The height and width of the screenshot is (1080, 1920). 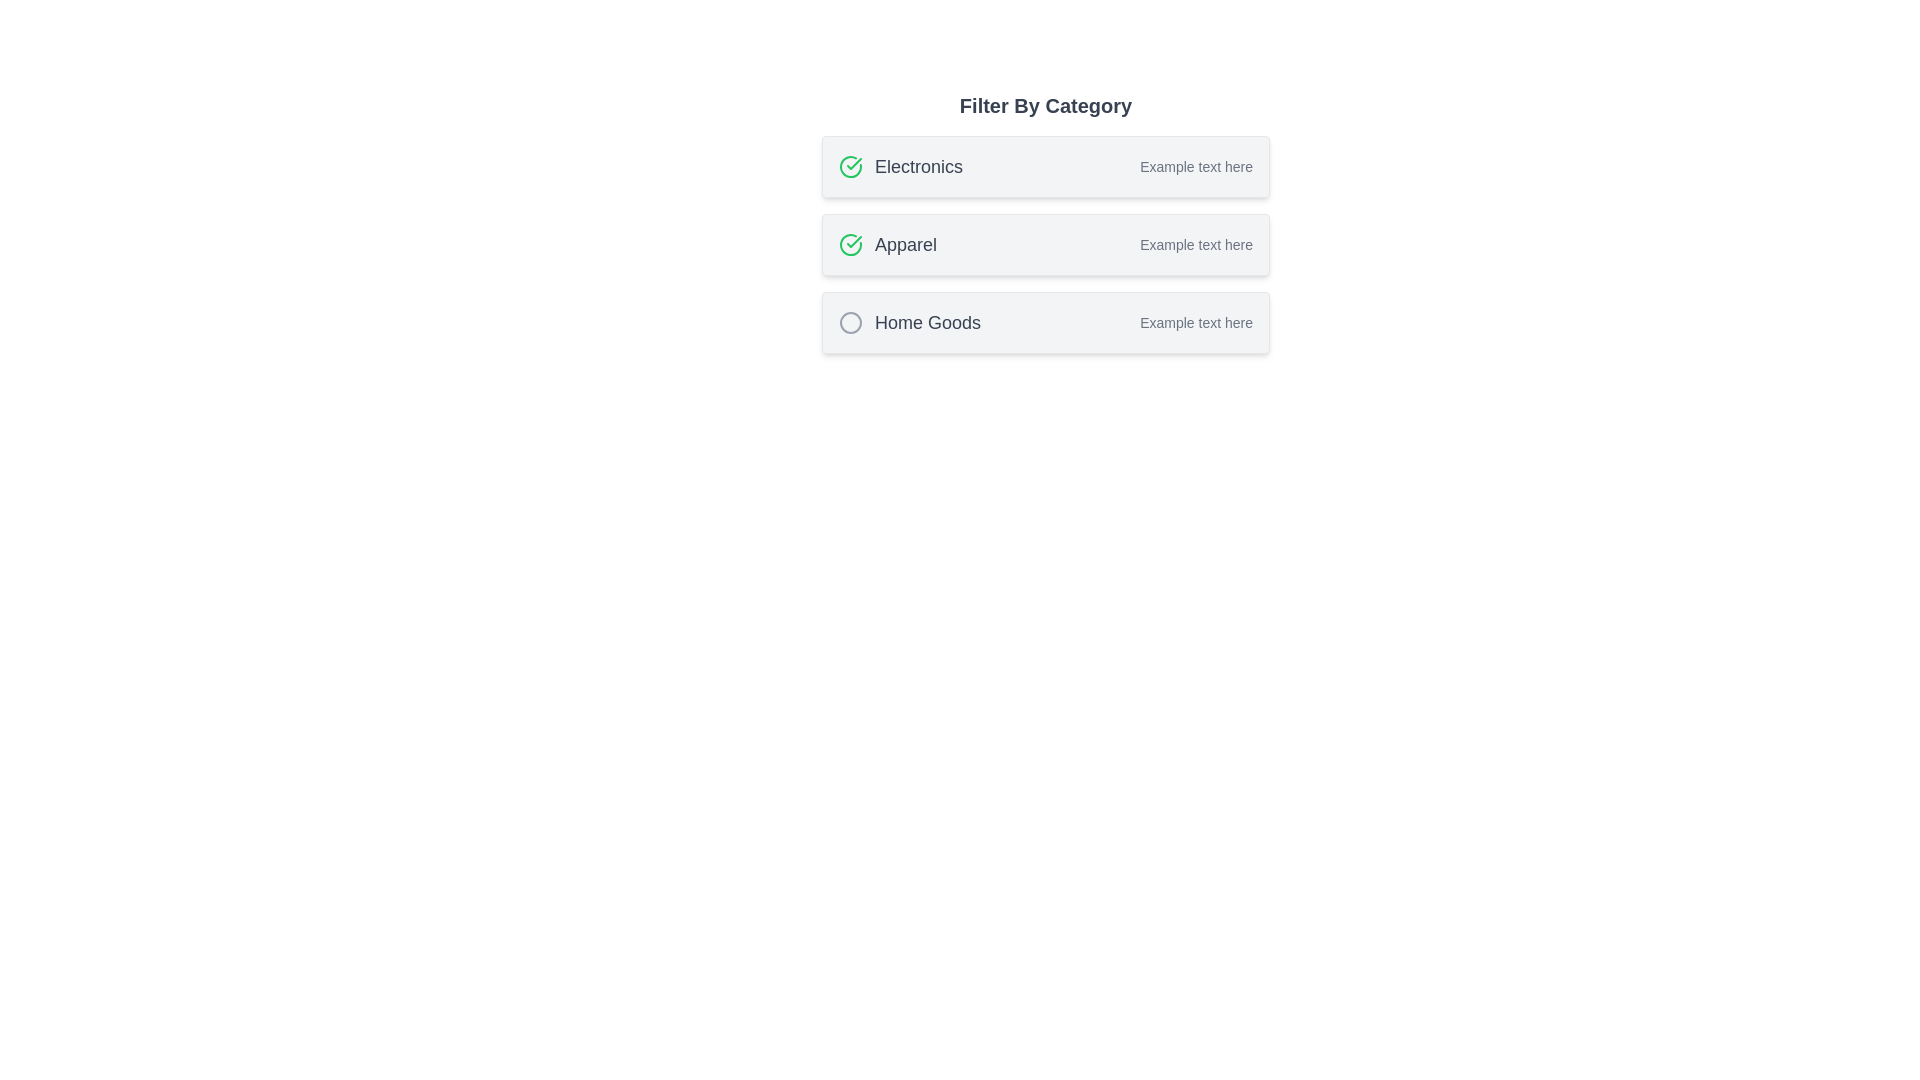 What do you see at coordinates (850, 244) in the screenshot?
I see `the green circular indicator icon with a checkmark, which is located next to the text 'Apparel' in the category filter list` at bounding box center [850, 244].